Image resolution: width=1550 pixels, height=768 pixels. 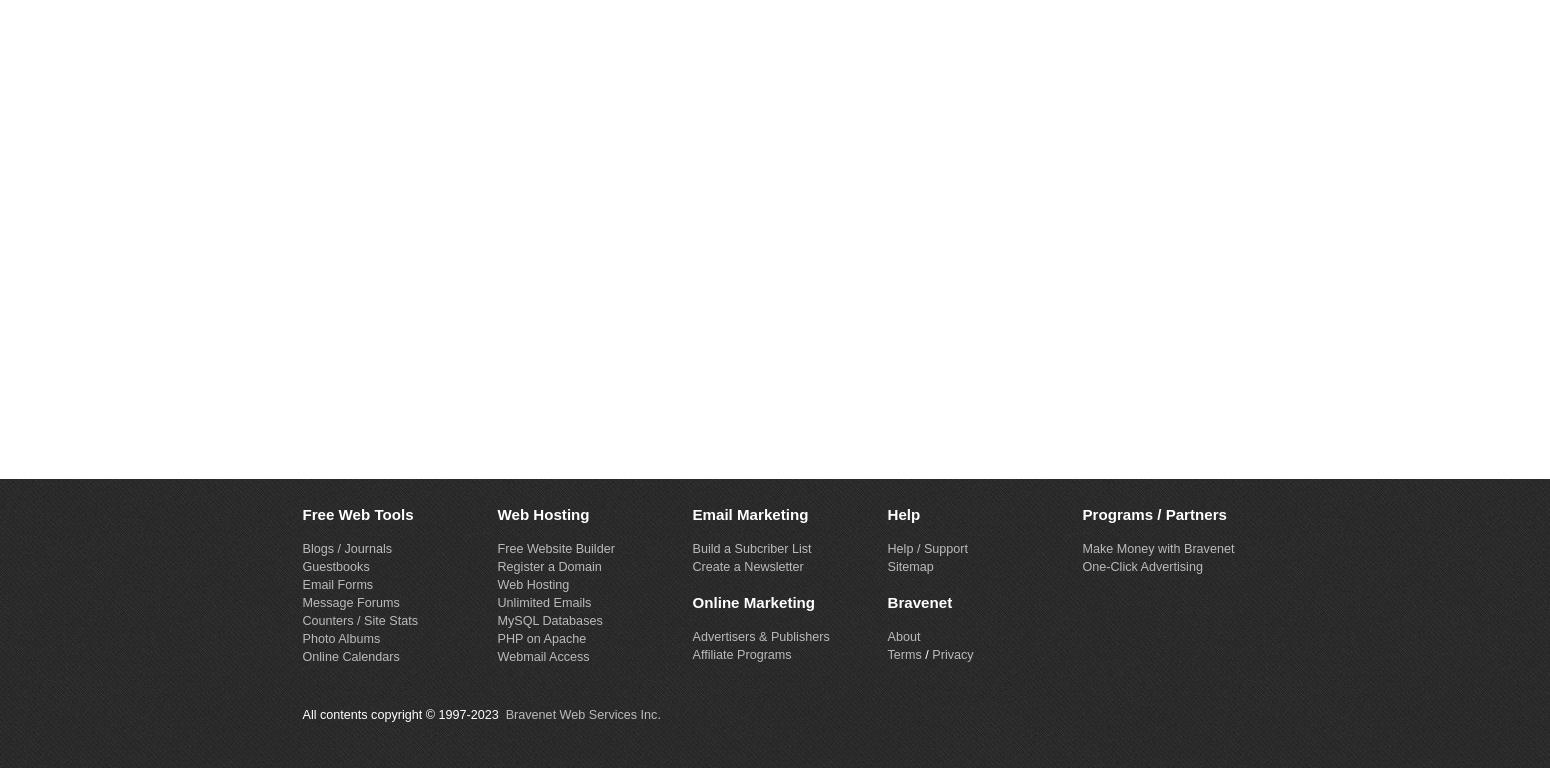 I want to click on 'About', so click(x=903, y=635).